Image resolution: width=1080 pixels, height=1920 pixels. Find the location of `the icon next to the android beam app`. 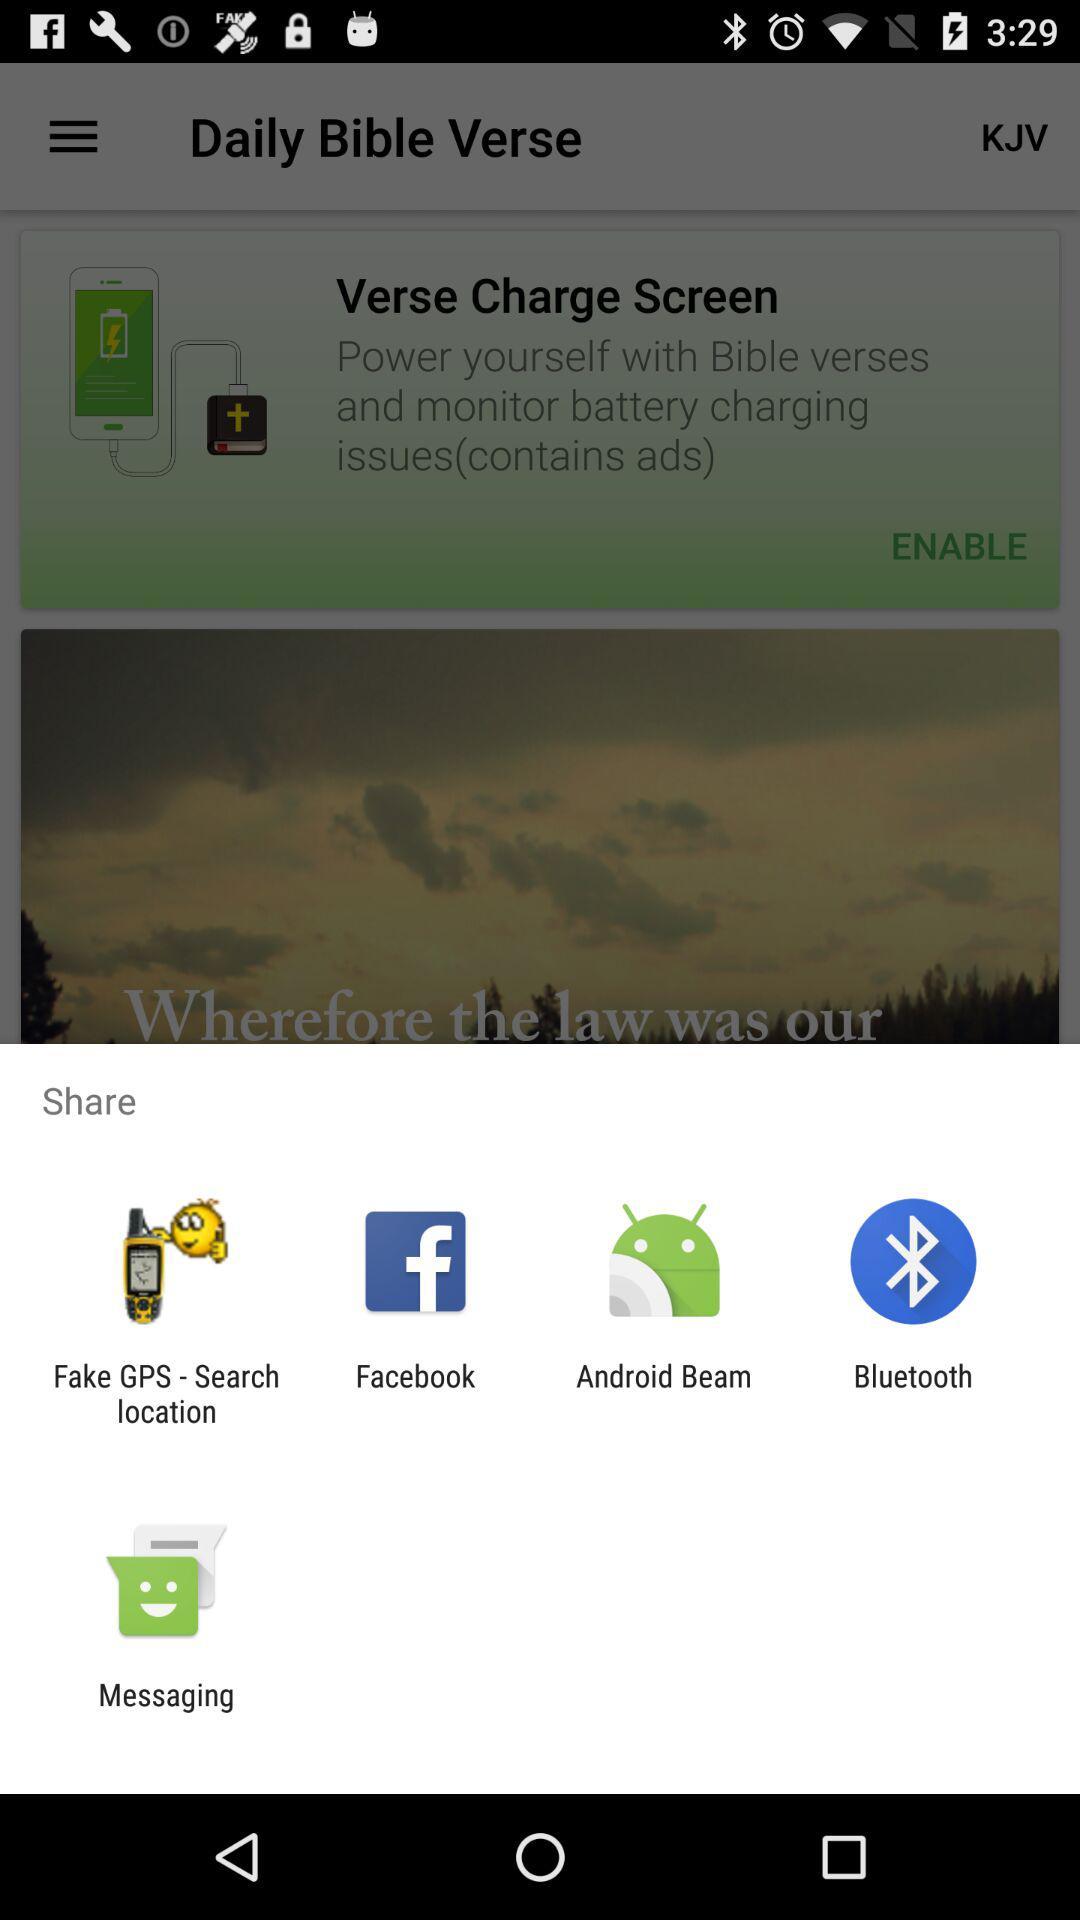

the icon next to the android beam app is located at coordinates (414, 1392).